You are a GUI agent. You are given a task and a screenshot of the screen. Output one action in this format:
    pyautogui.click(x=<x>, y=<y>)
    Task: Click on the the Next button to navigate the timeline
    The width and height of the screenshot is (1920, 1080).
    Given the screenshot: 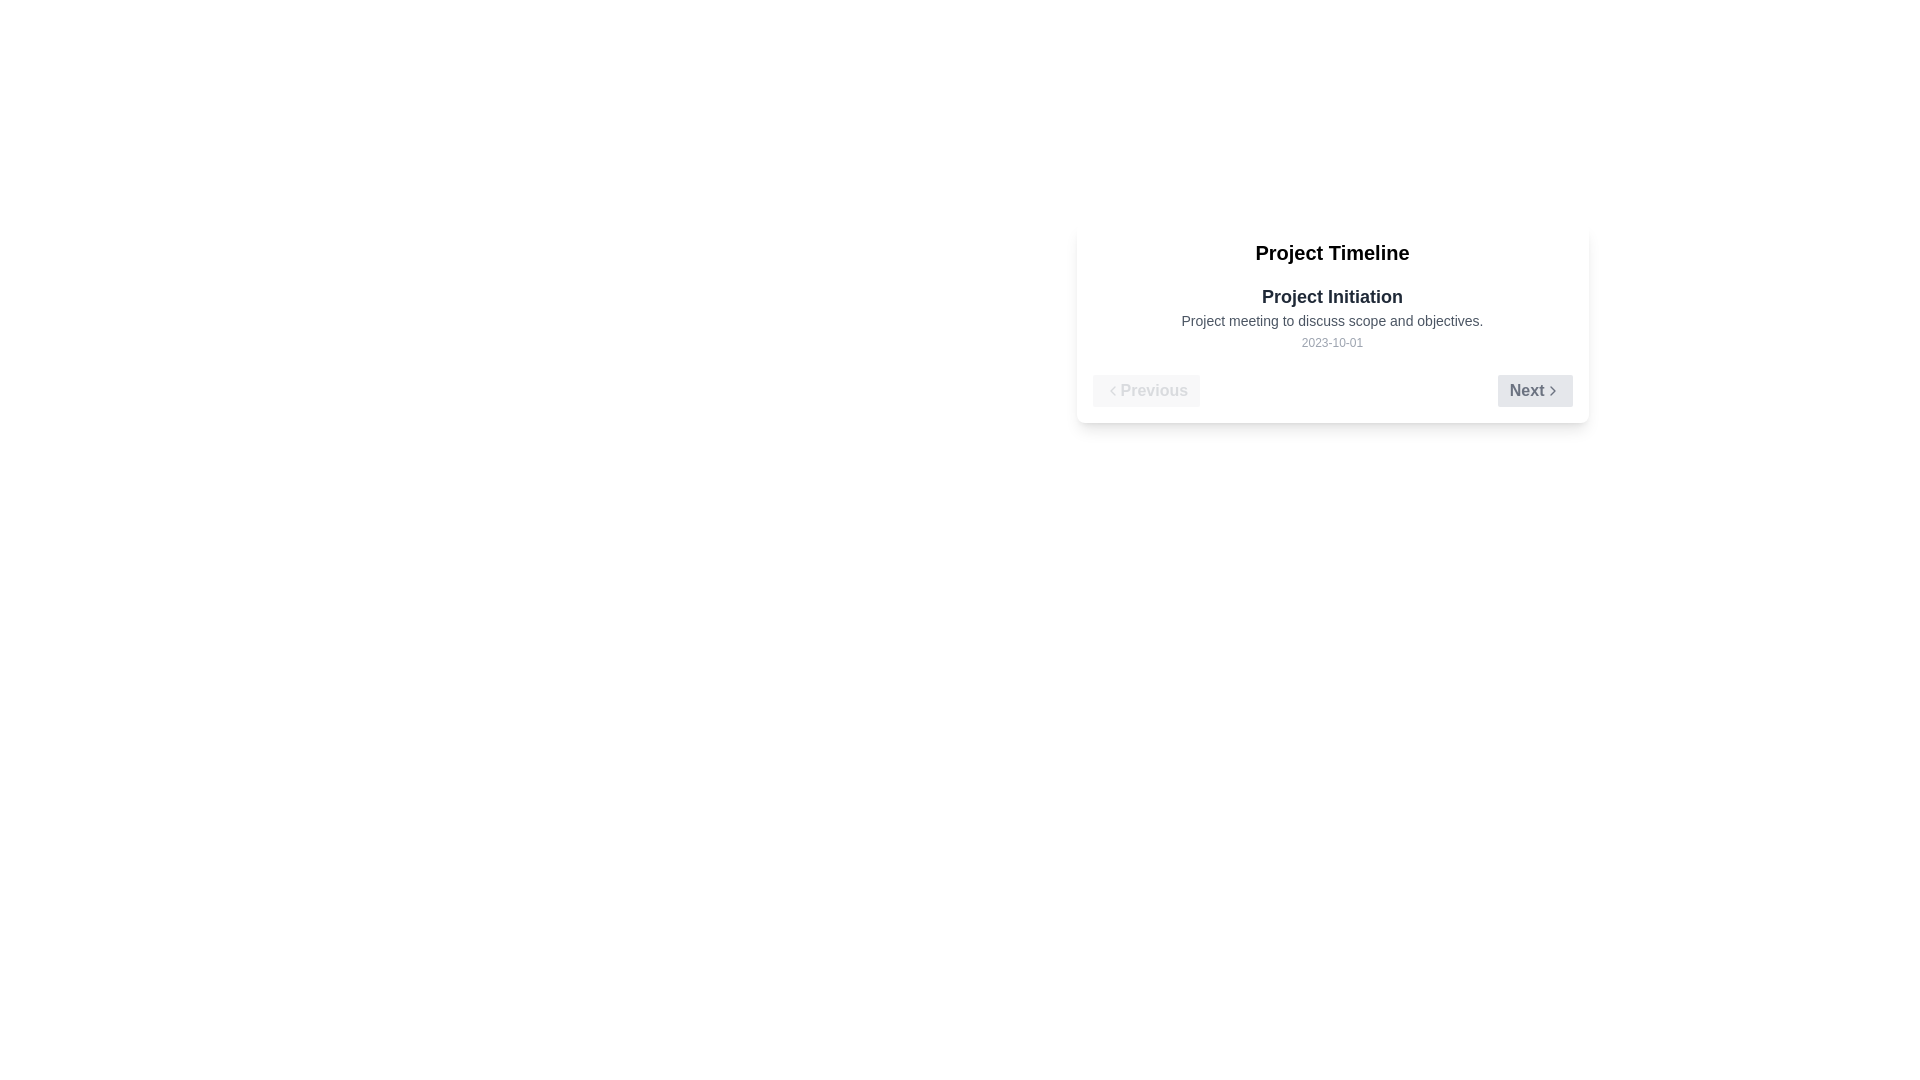 What is the action you would take?
    pyautogui.click(x=1534, y=390)
    